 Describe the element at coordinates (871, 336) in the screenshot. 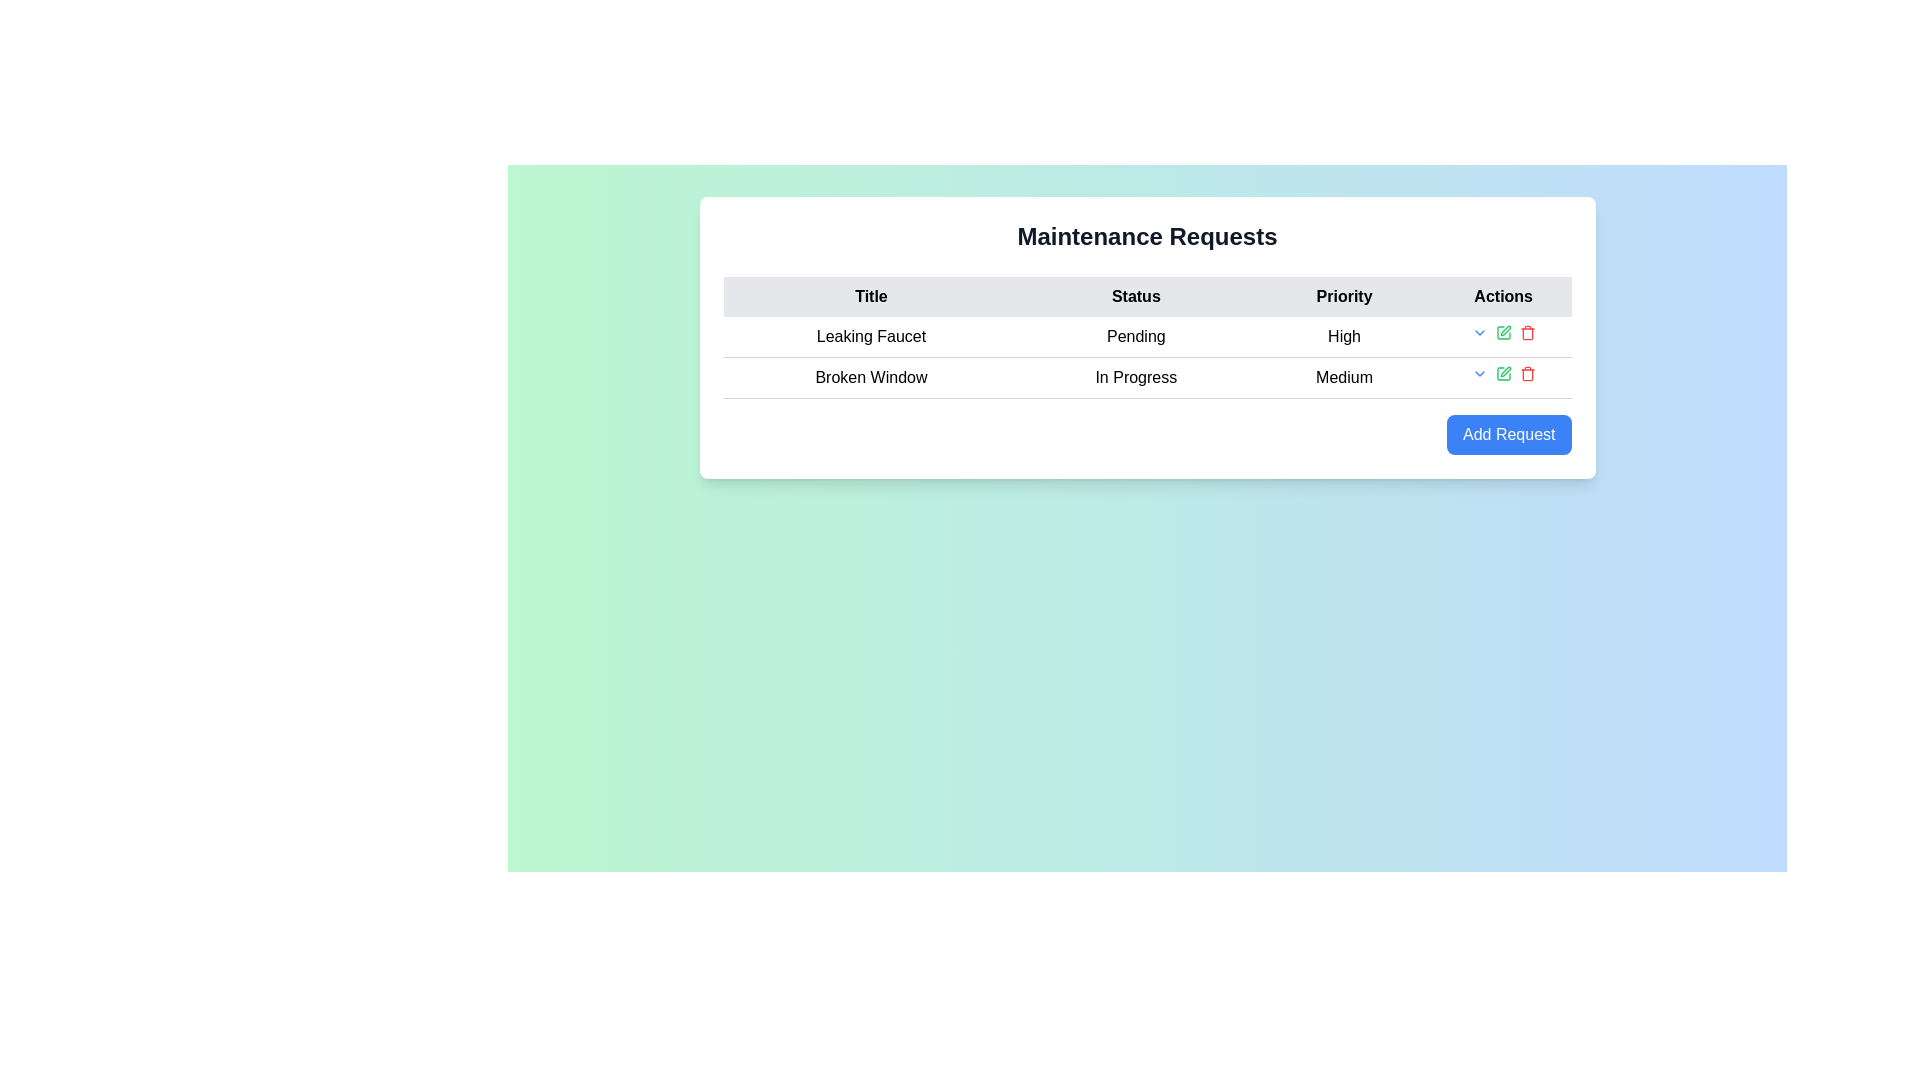

I see `the text label representing the title 'Leaking Faucet' located in the first row of the table under the 'Title' column` at that location.